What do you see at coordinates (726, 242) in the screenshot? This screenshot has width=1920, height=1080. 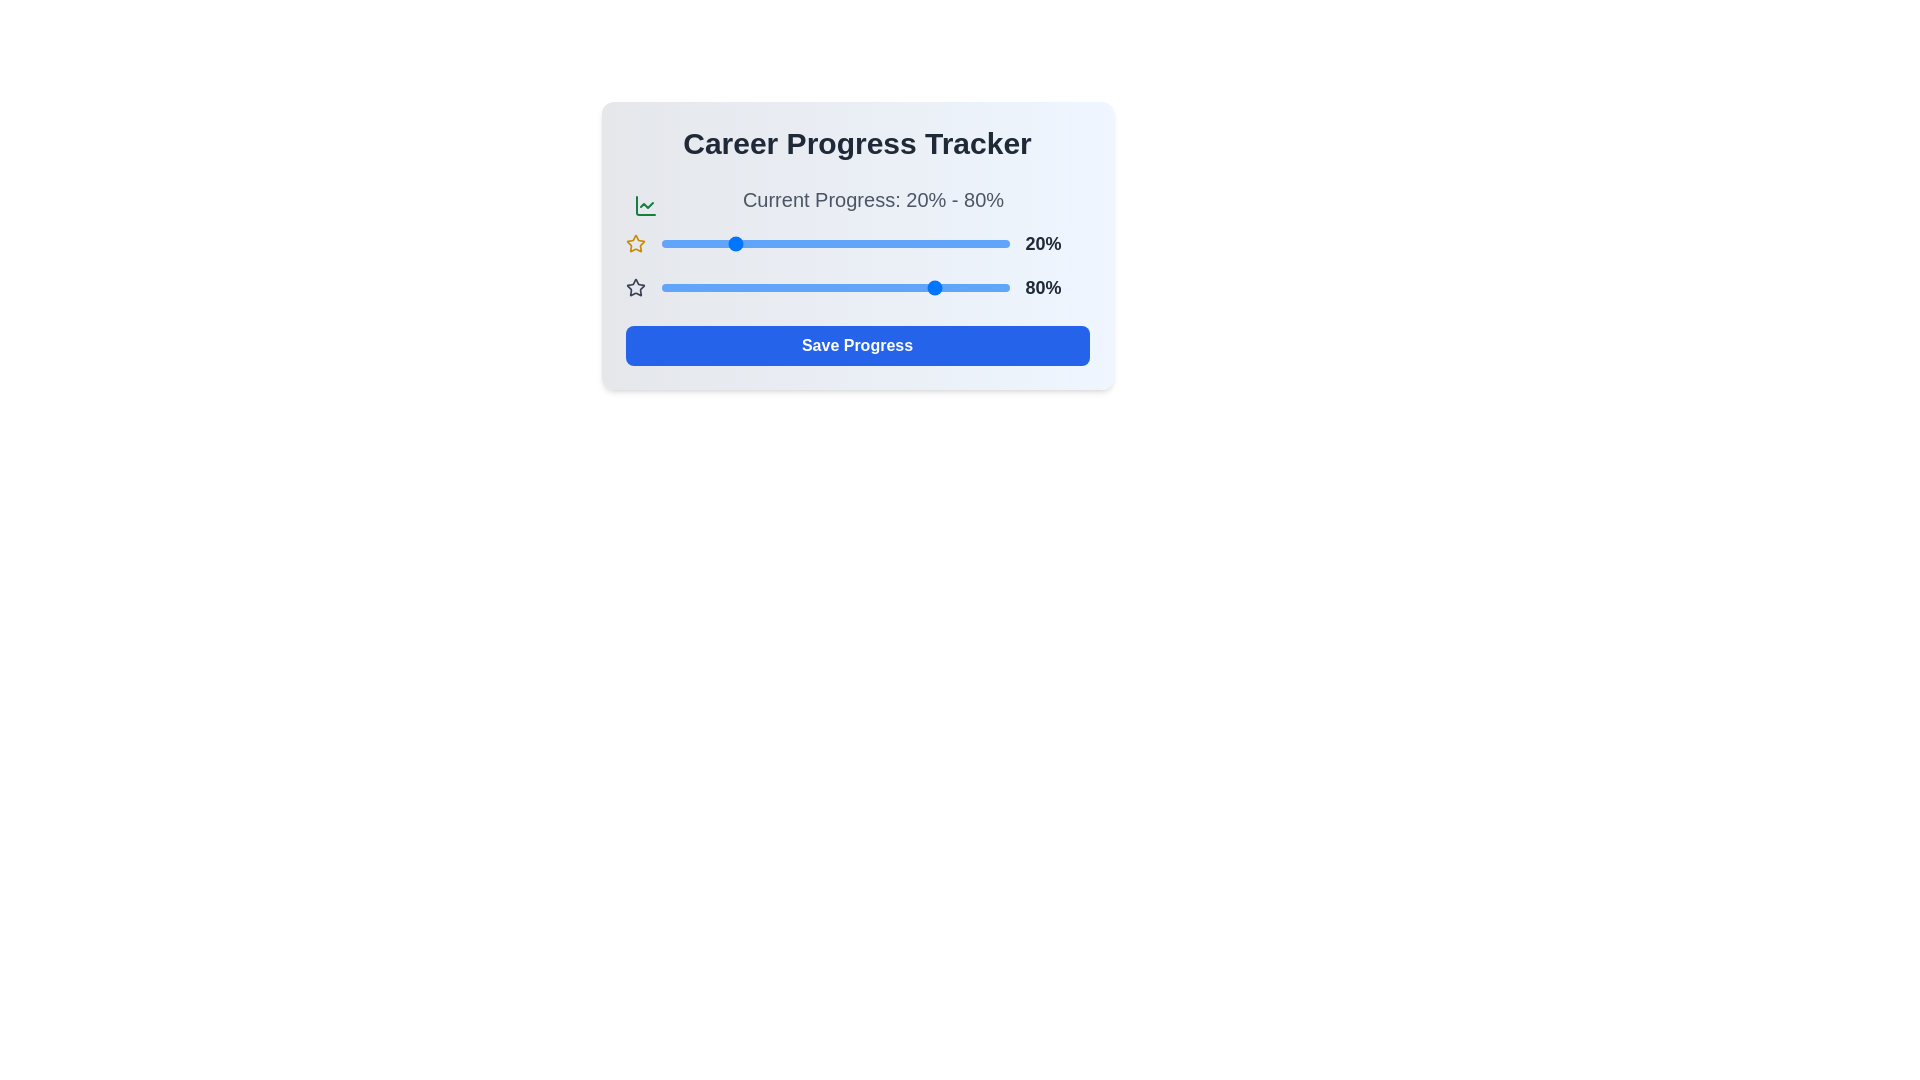 I see `the progress slider for the first value to 19%` at bounding box center [726, 242].